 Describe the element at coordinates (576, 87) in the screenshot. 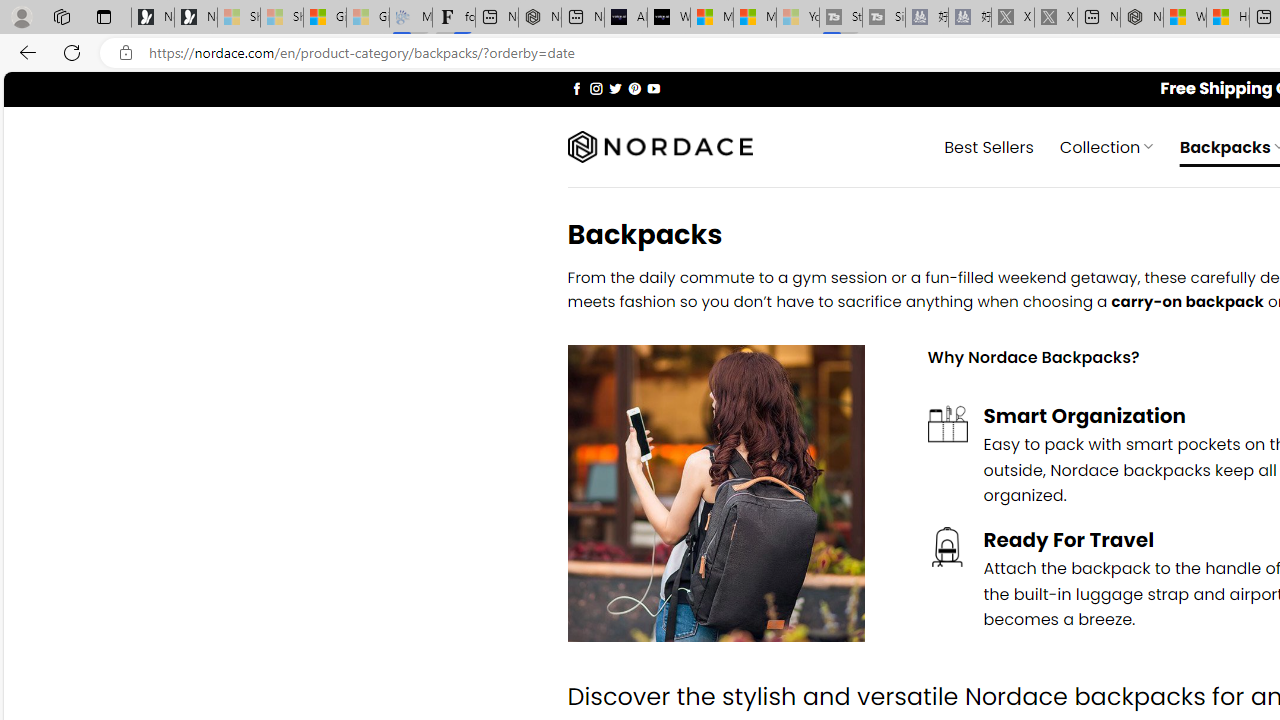

I see `'Follow on Facebook'` at that location.